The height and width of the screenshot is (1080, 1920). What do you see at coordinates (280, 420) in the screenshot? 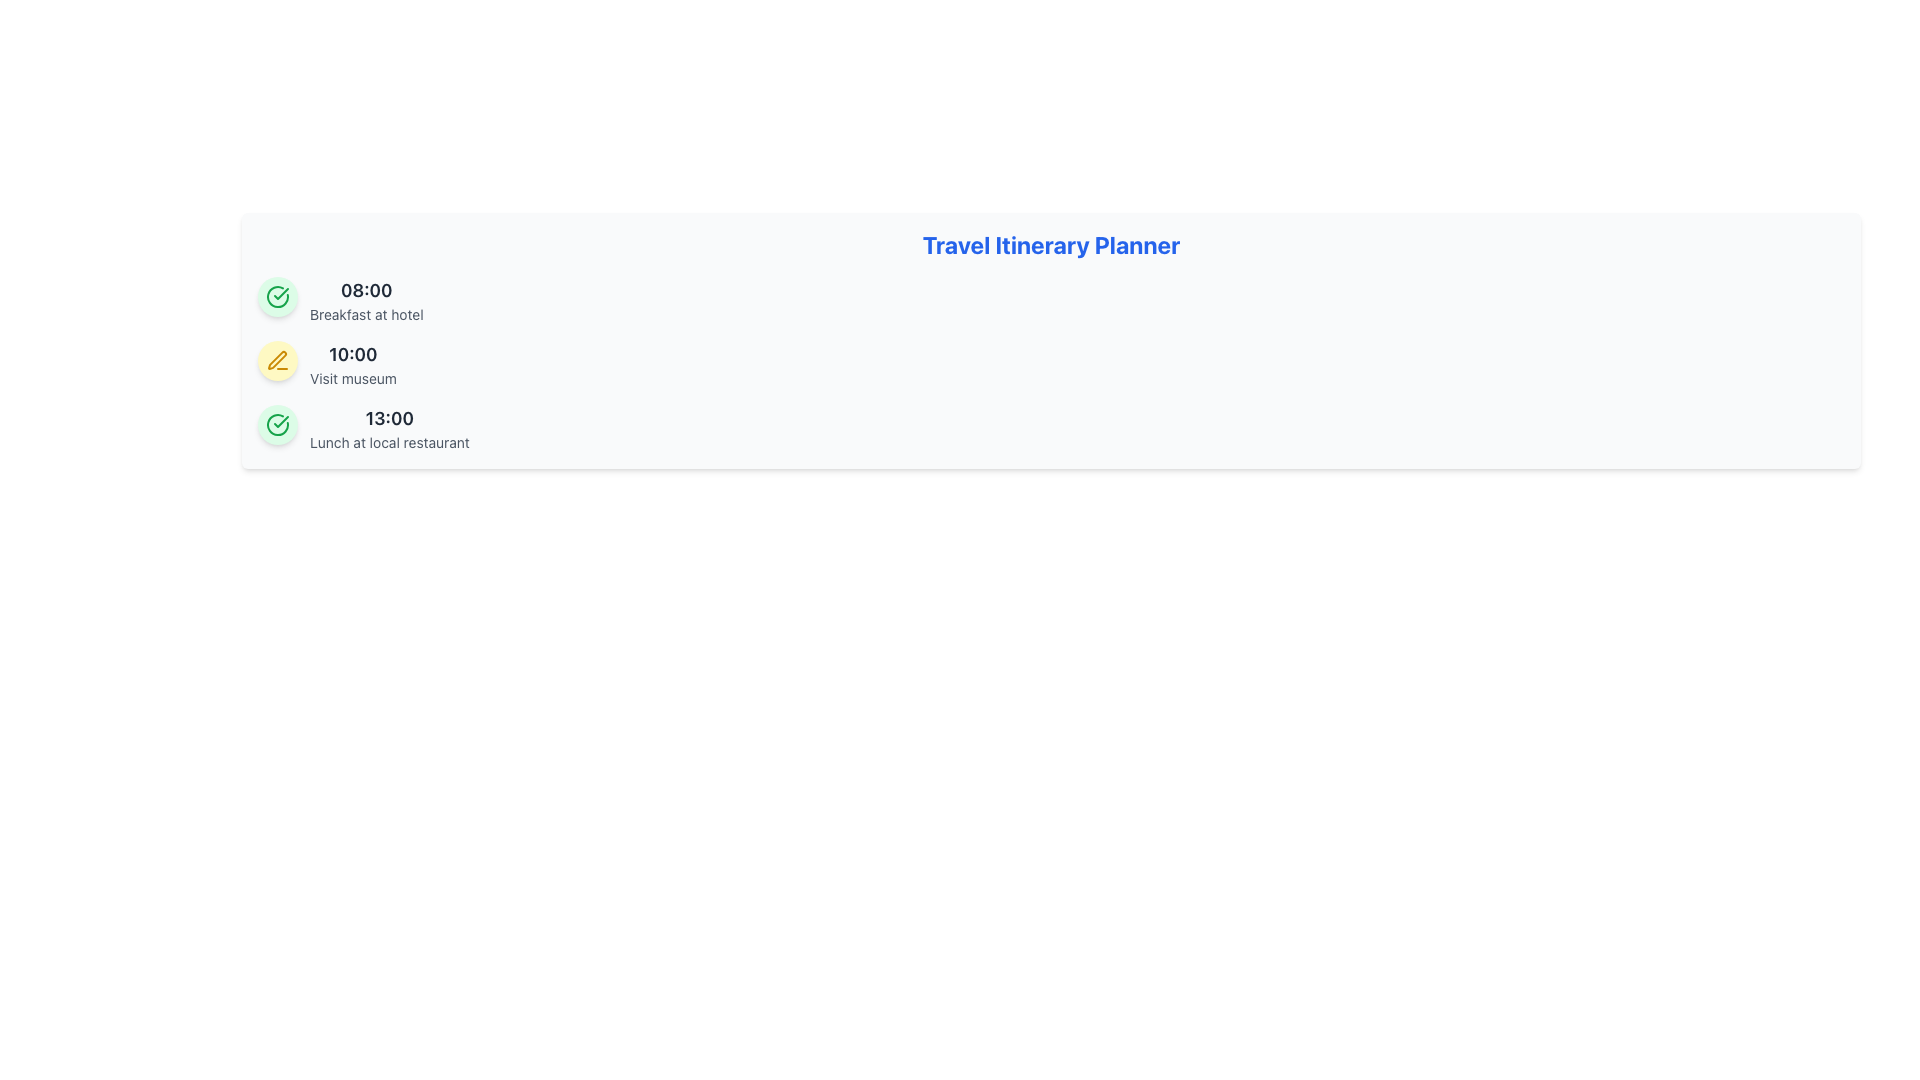
I see `assistive technology` at bounding box center [280, 420].